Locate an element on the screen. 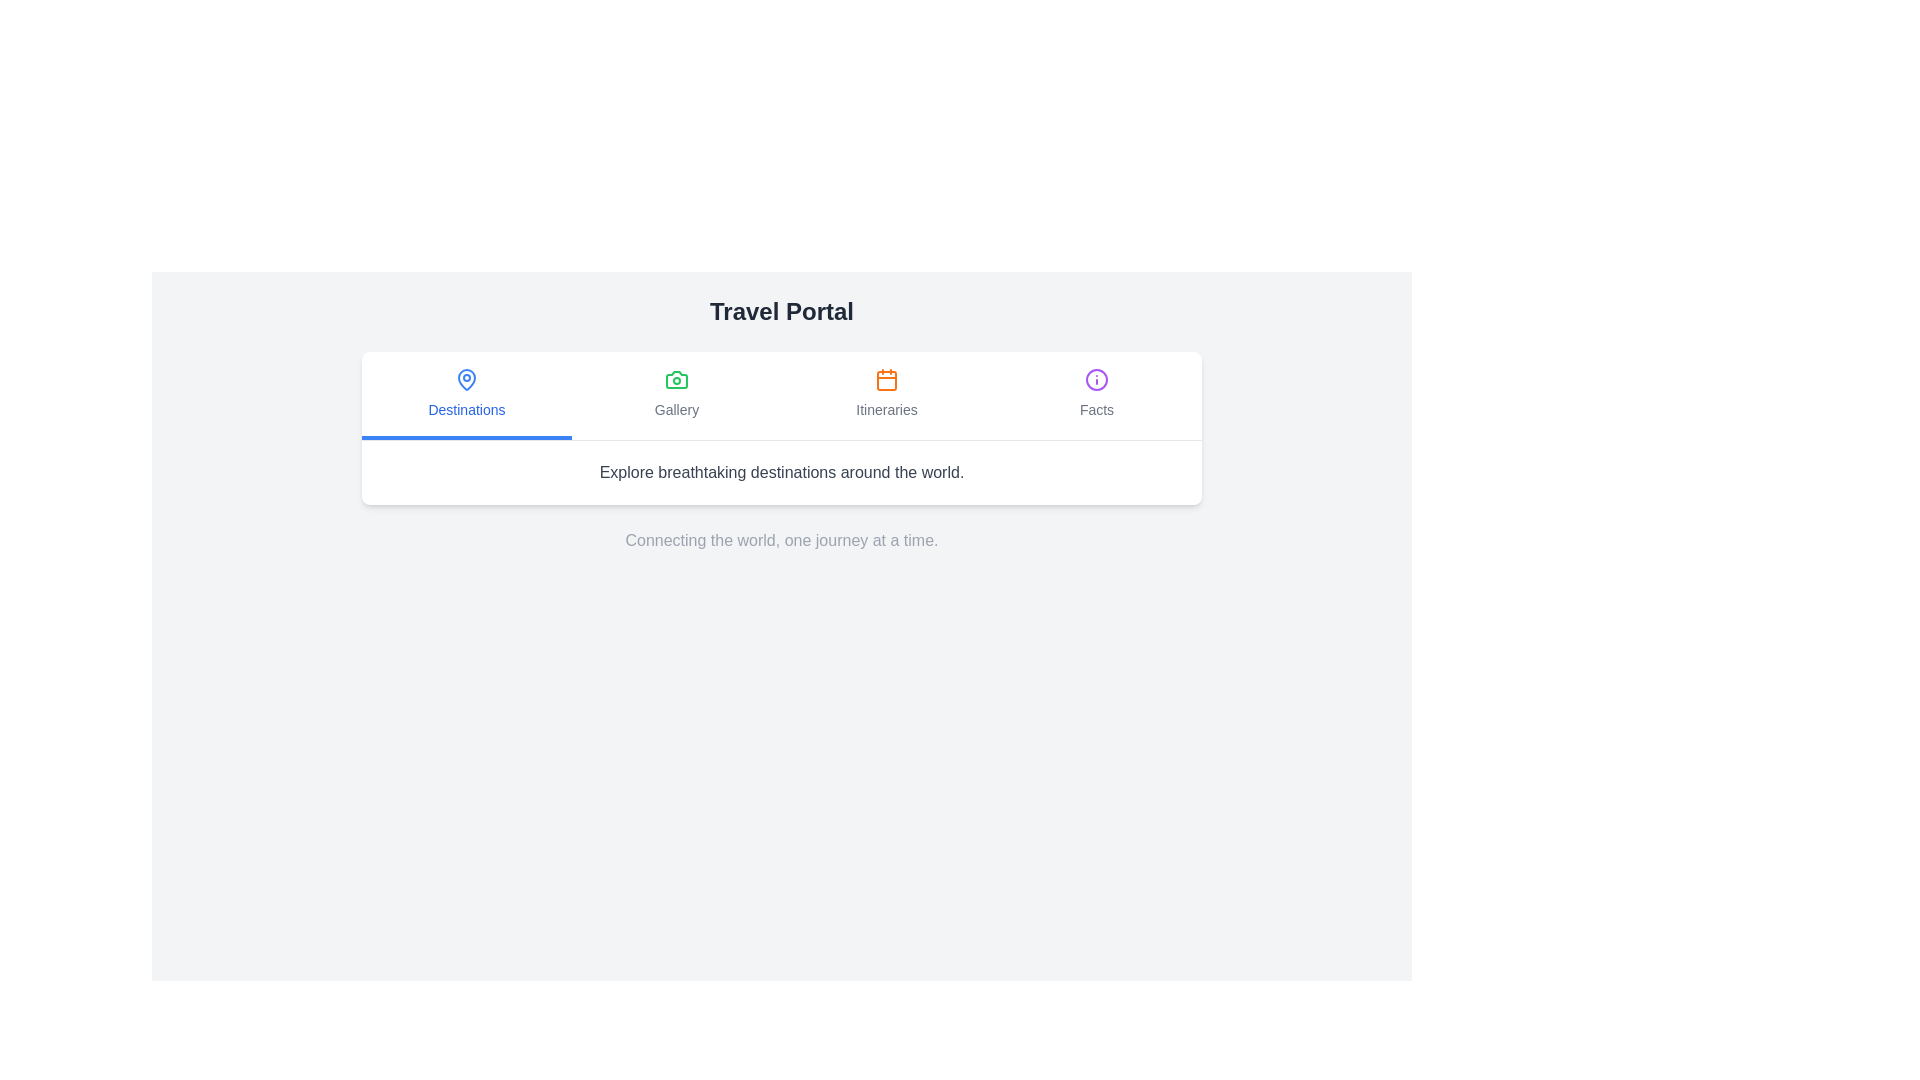 The image size is (1920, 1080). the 'Destinations' icon in the horizontal navigation bar at the top of the main content area, which is the first item among options such as 'Gallery', 'Itineraries', and 'Facts' is located at coordinates (465, 380).